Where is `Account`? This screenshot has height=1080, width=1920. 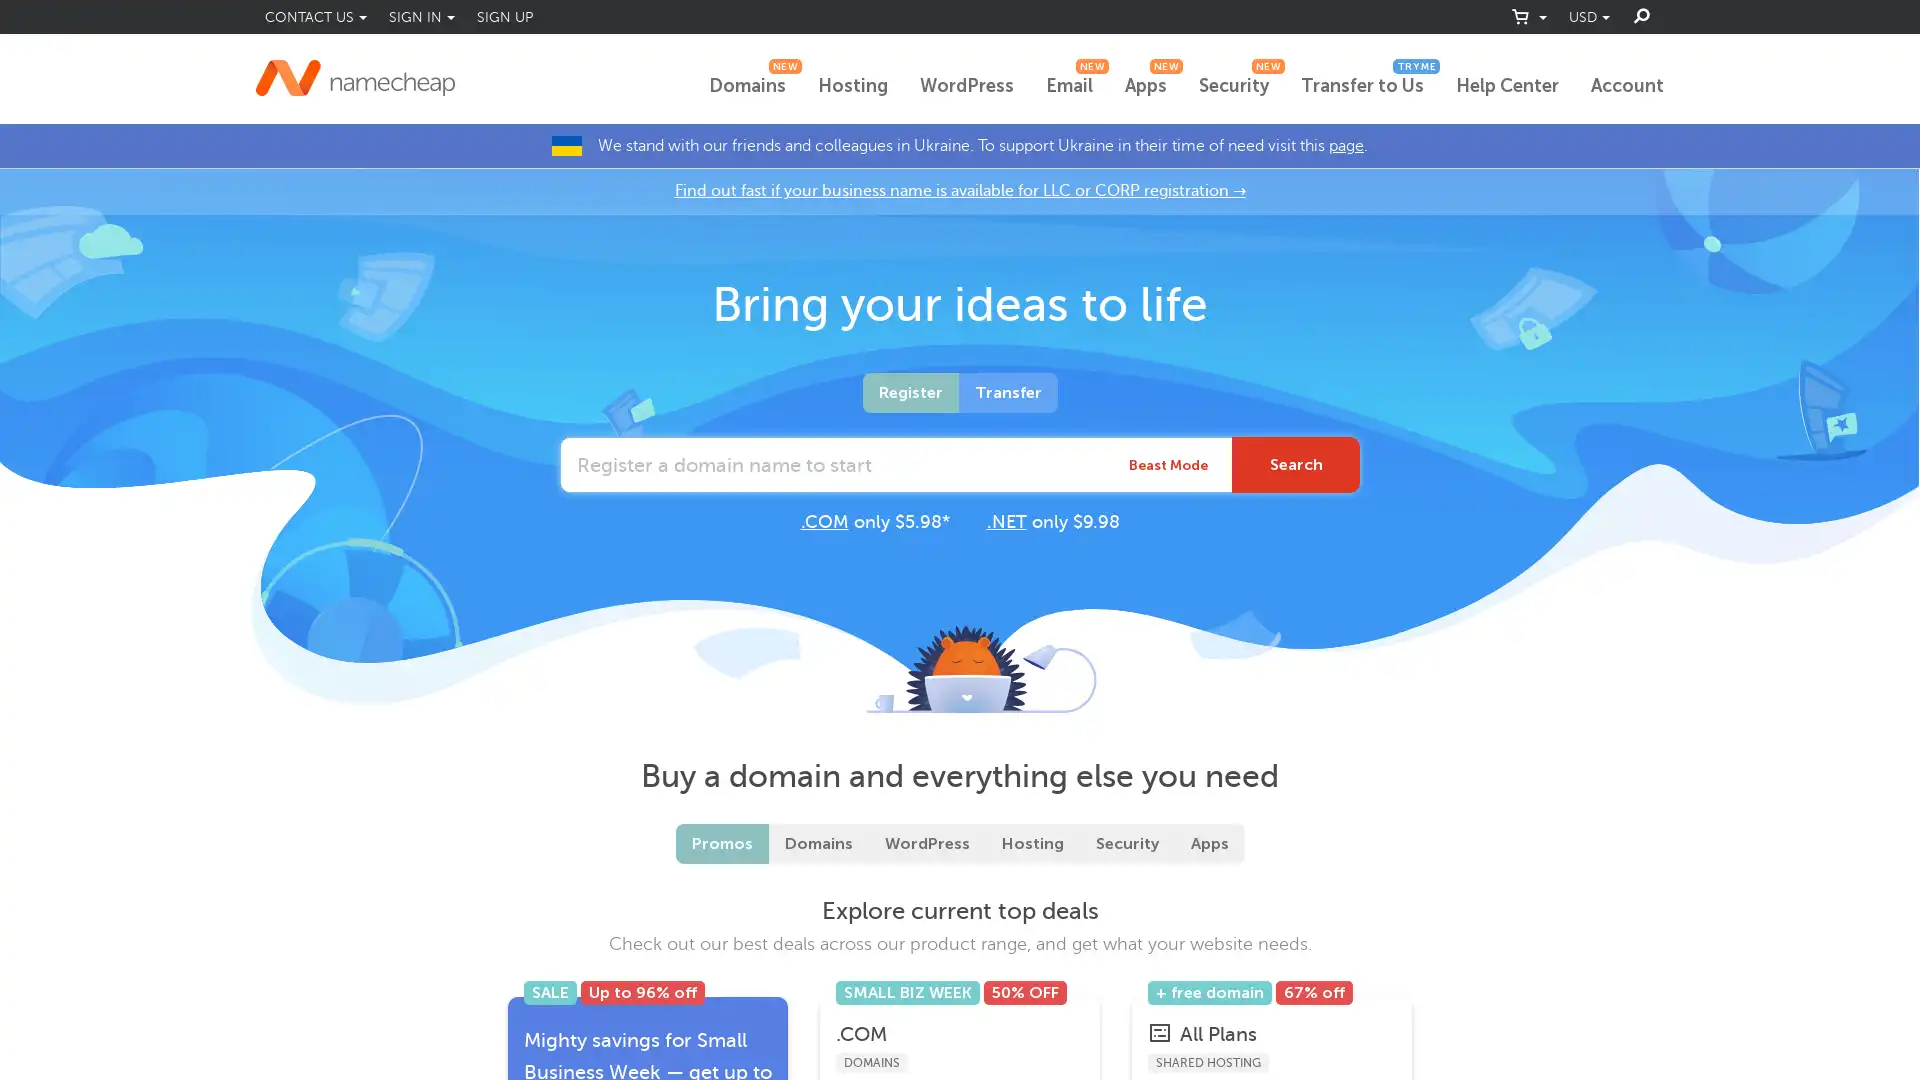
Account is located at coordinates (1627, 86).